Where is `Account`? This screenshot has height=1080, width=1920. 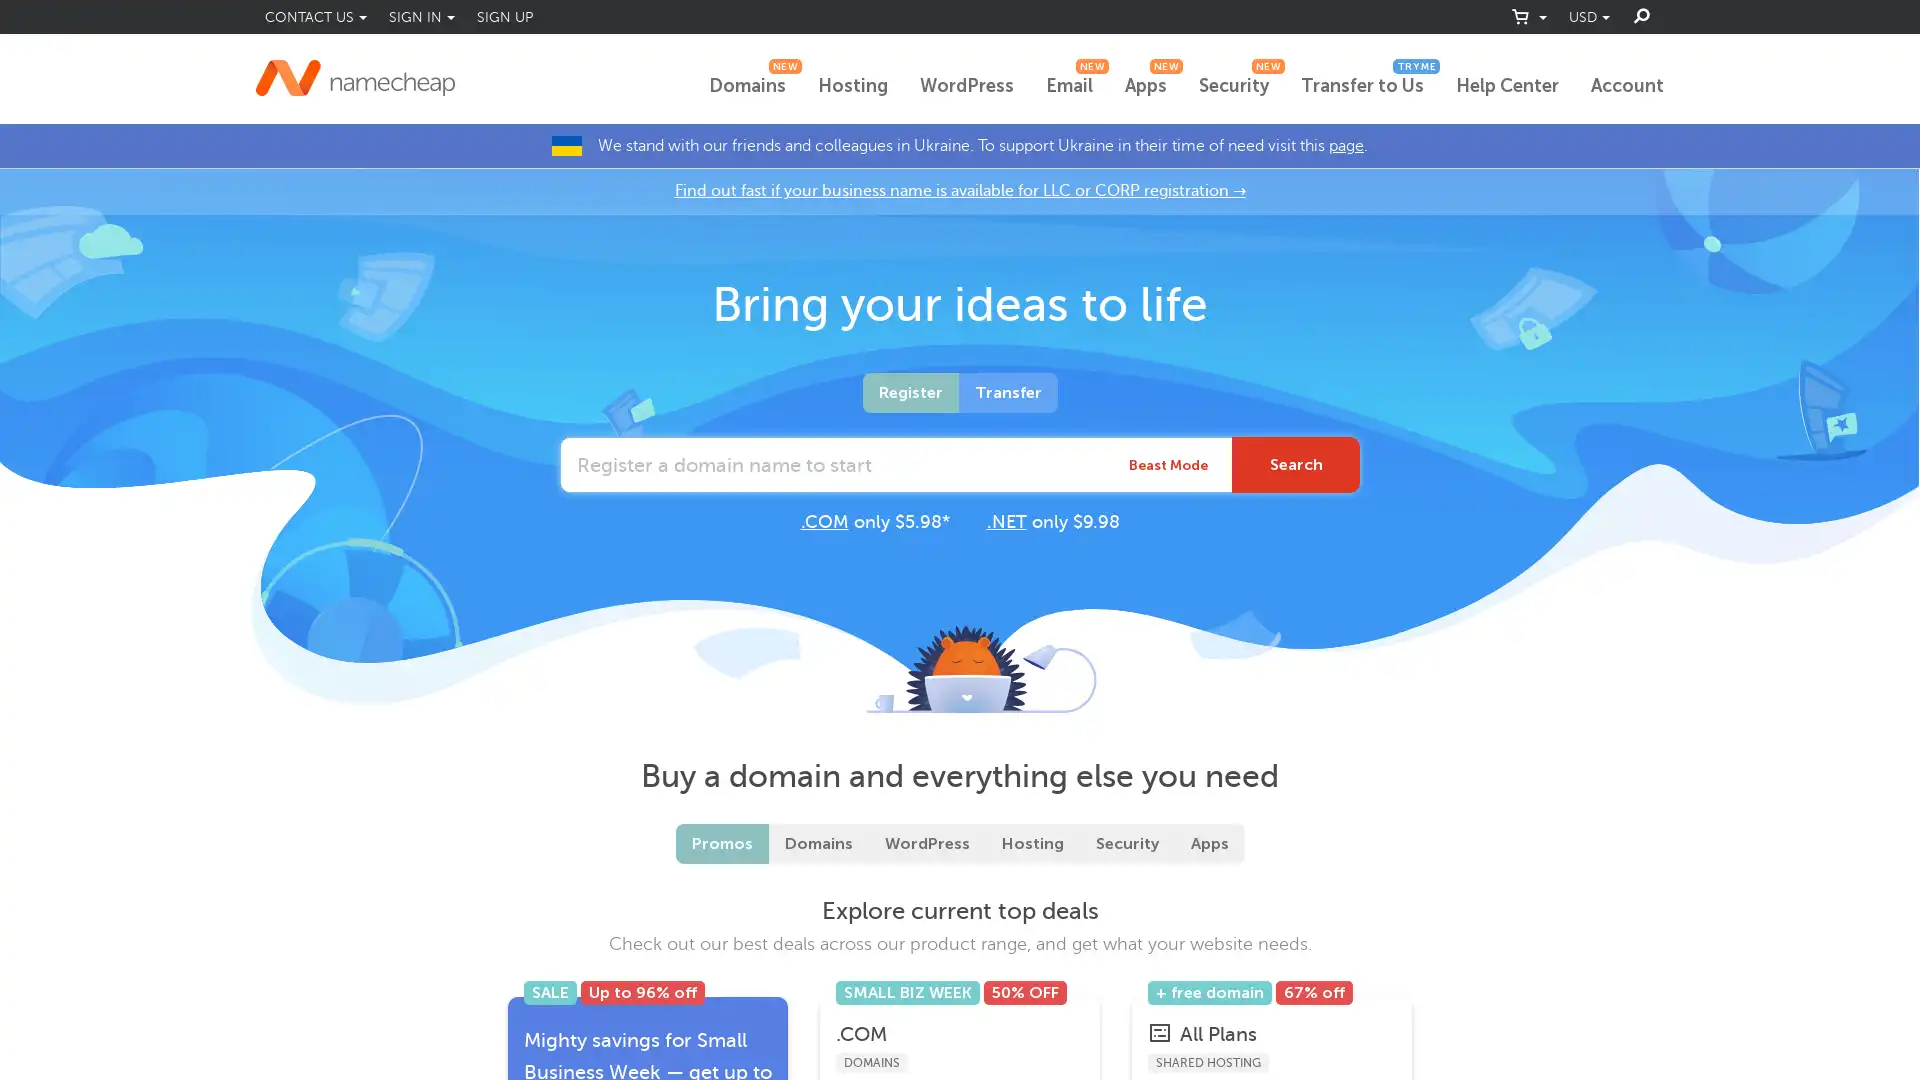
Account is located at coordinates (1627, 86).